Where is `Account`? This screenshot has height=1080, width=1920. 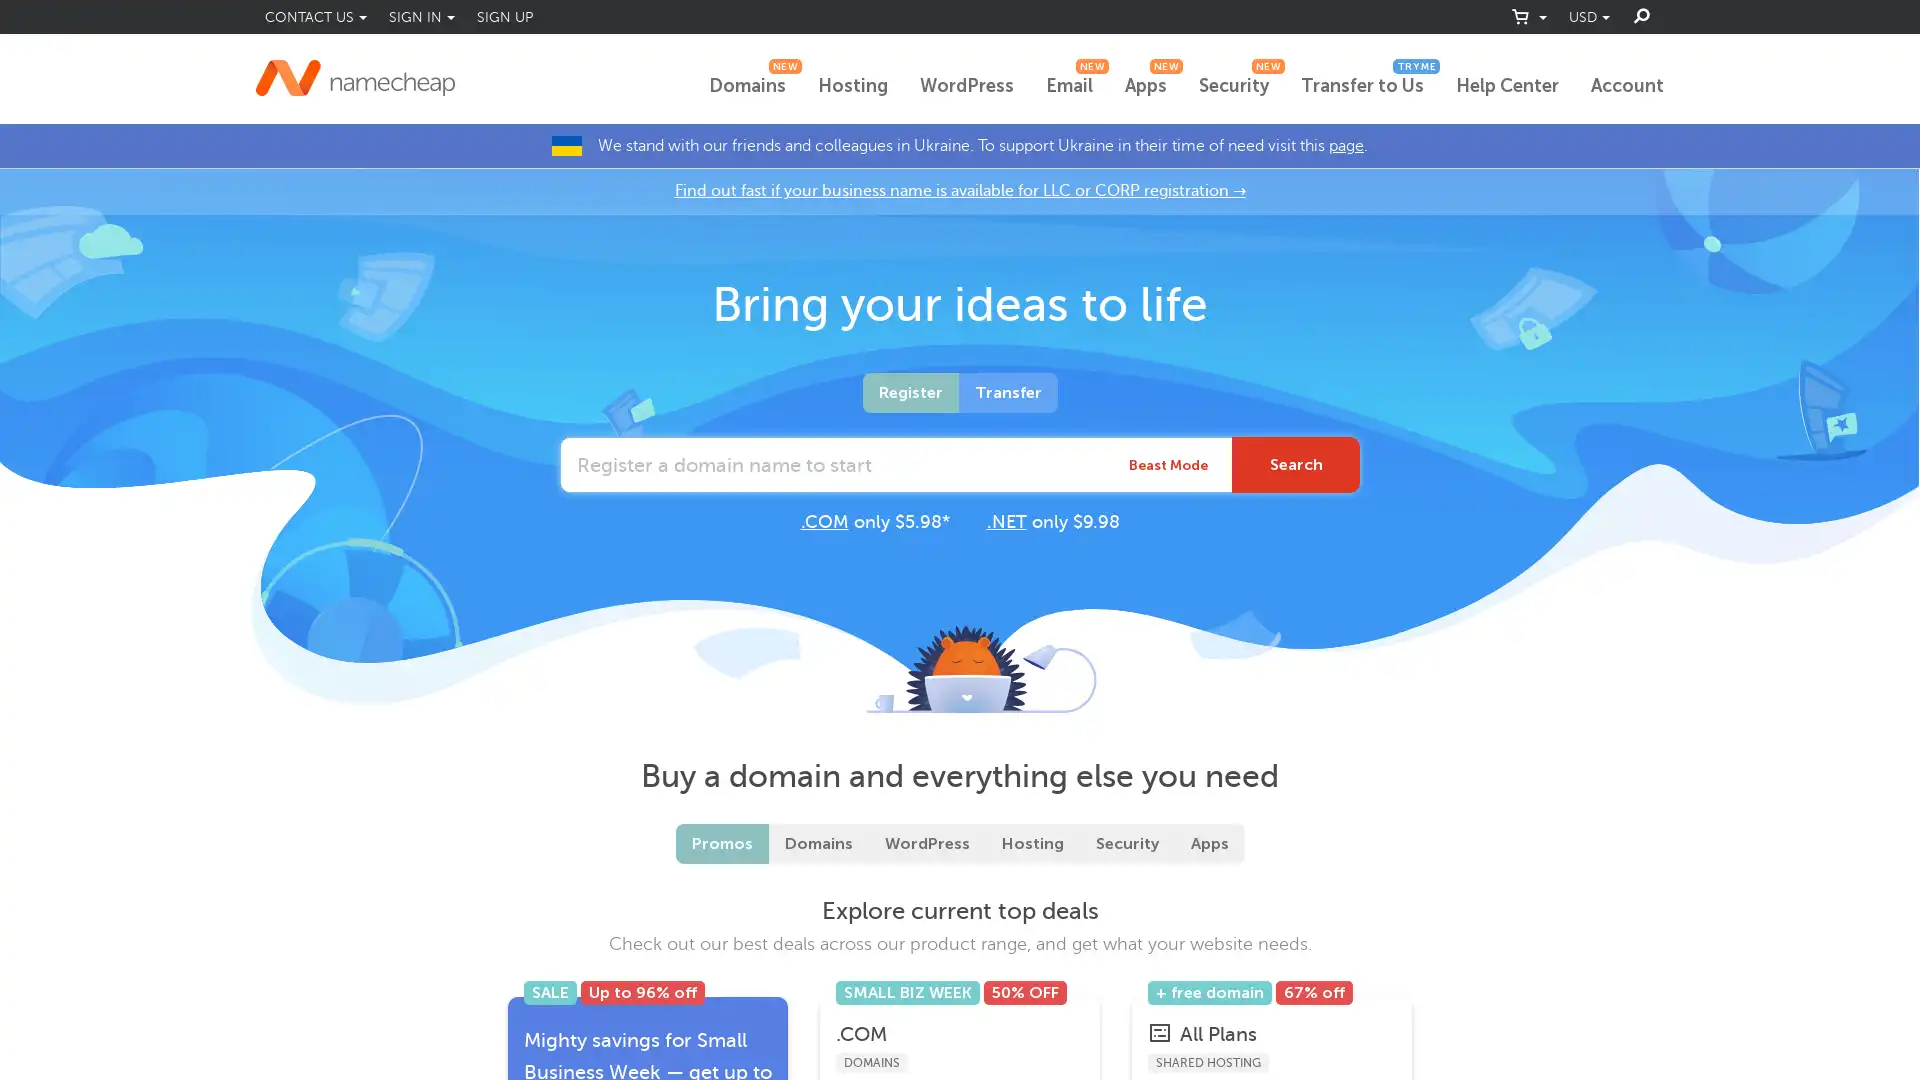
Account is located at coordinates (1627, 86).